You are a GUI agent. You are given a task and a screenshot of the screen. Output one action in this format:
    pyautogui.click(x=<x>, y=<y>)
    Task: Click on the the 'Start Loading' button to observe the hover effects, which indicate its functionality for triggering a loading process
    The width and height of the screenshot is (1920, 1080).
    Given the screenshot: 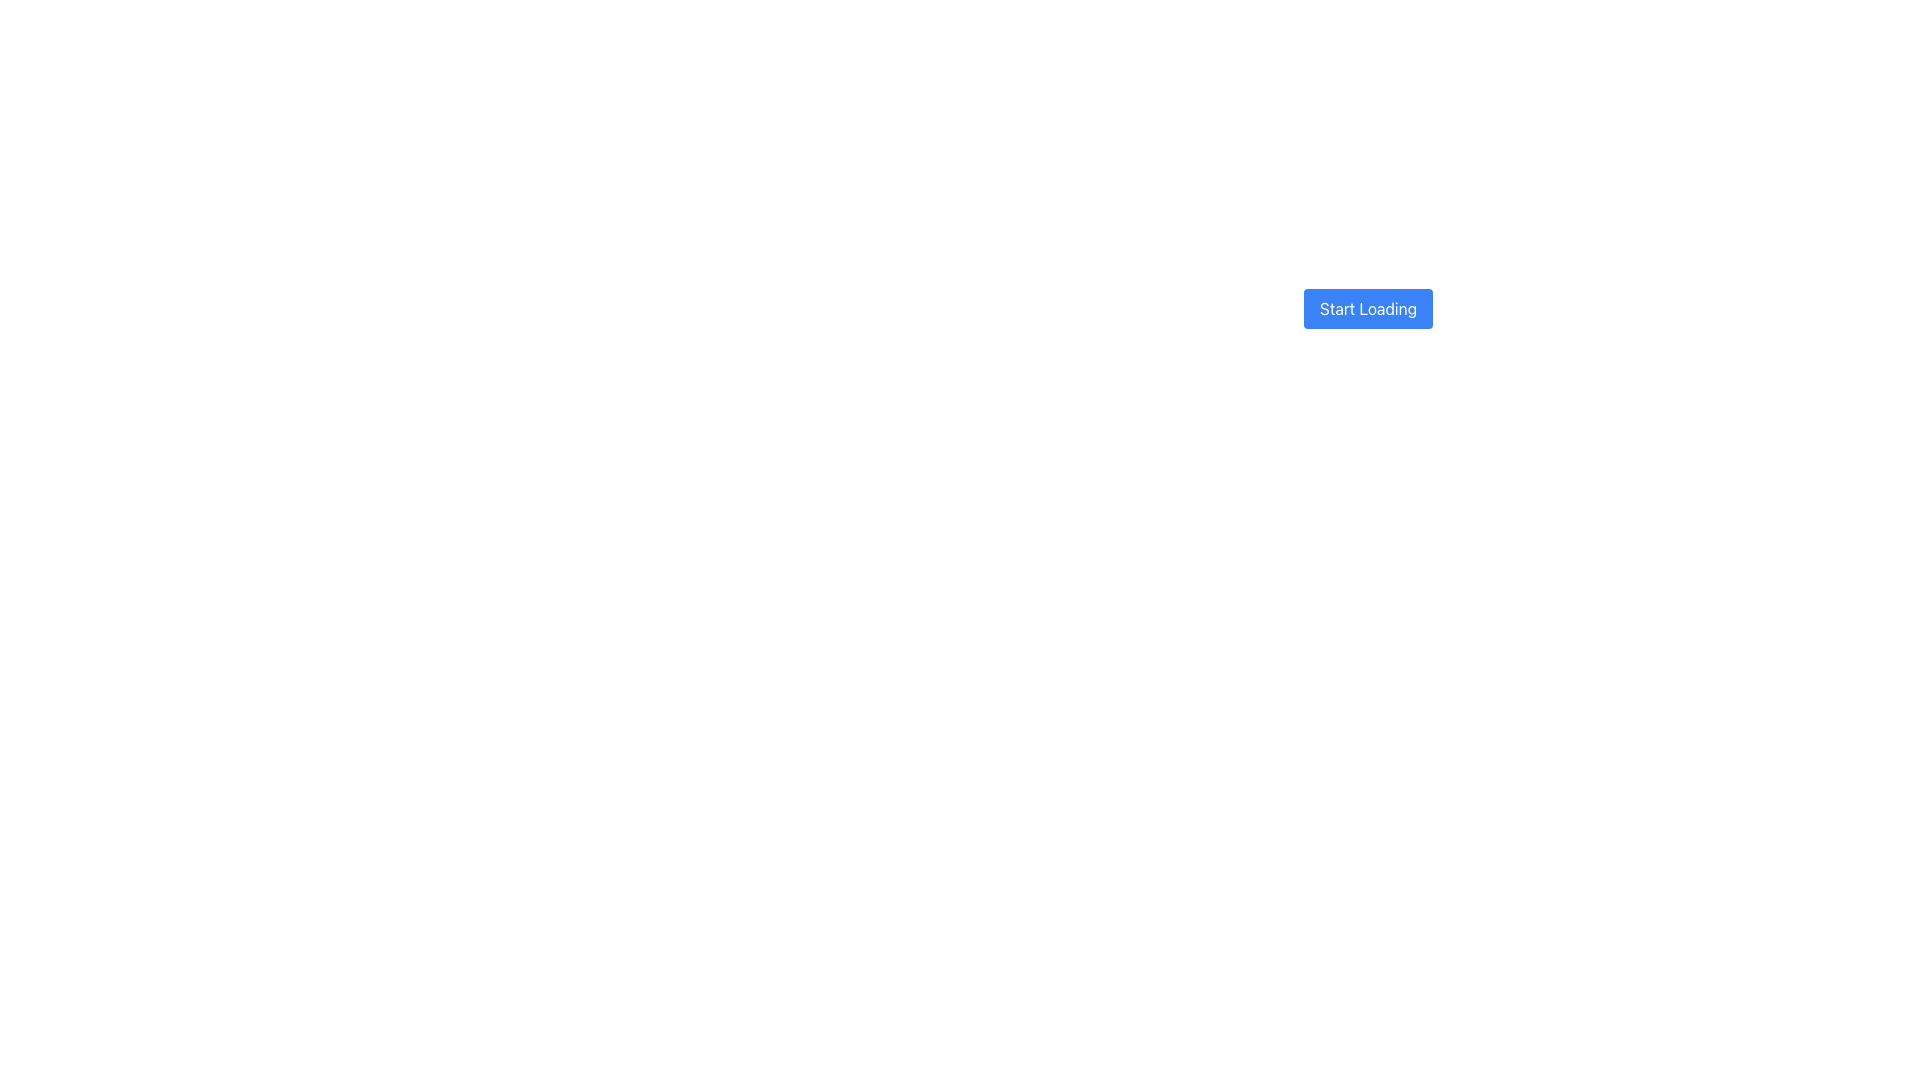 What is the action you would take?
    pyautogui.click(x=1367, y=300)
    